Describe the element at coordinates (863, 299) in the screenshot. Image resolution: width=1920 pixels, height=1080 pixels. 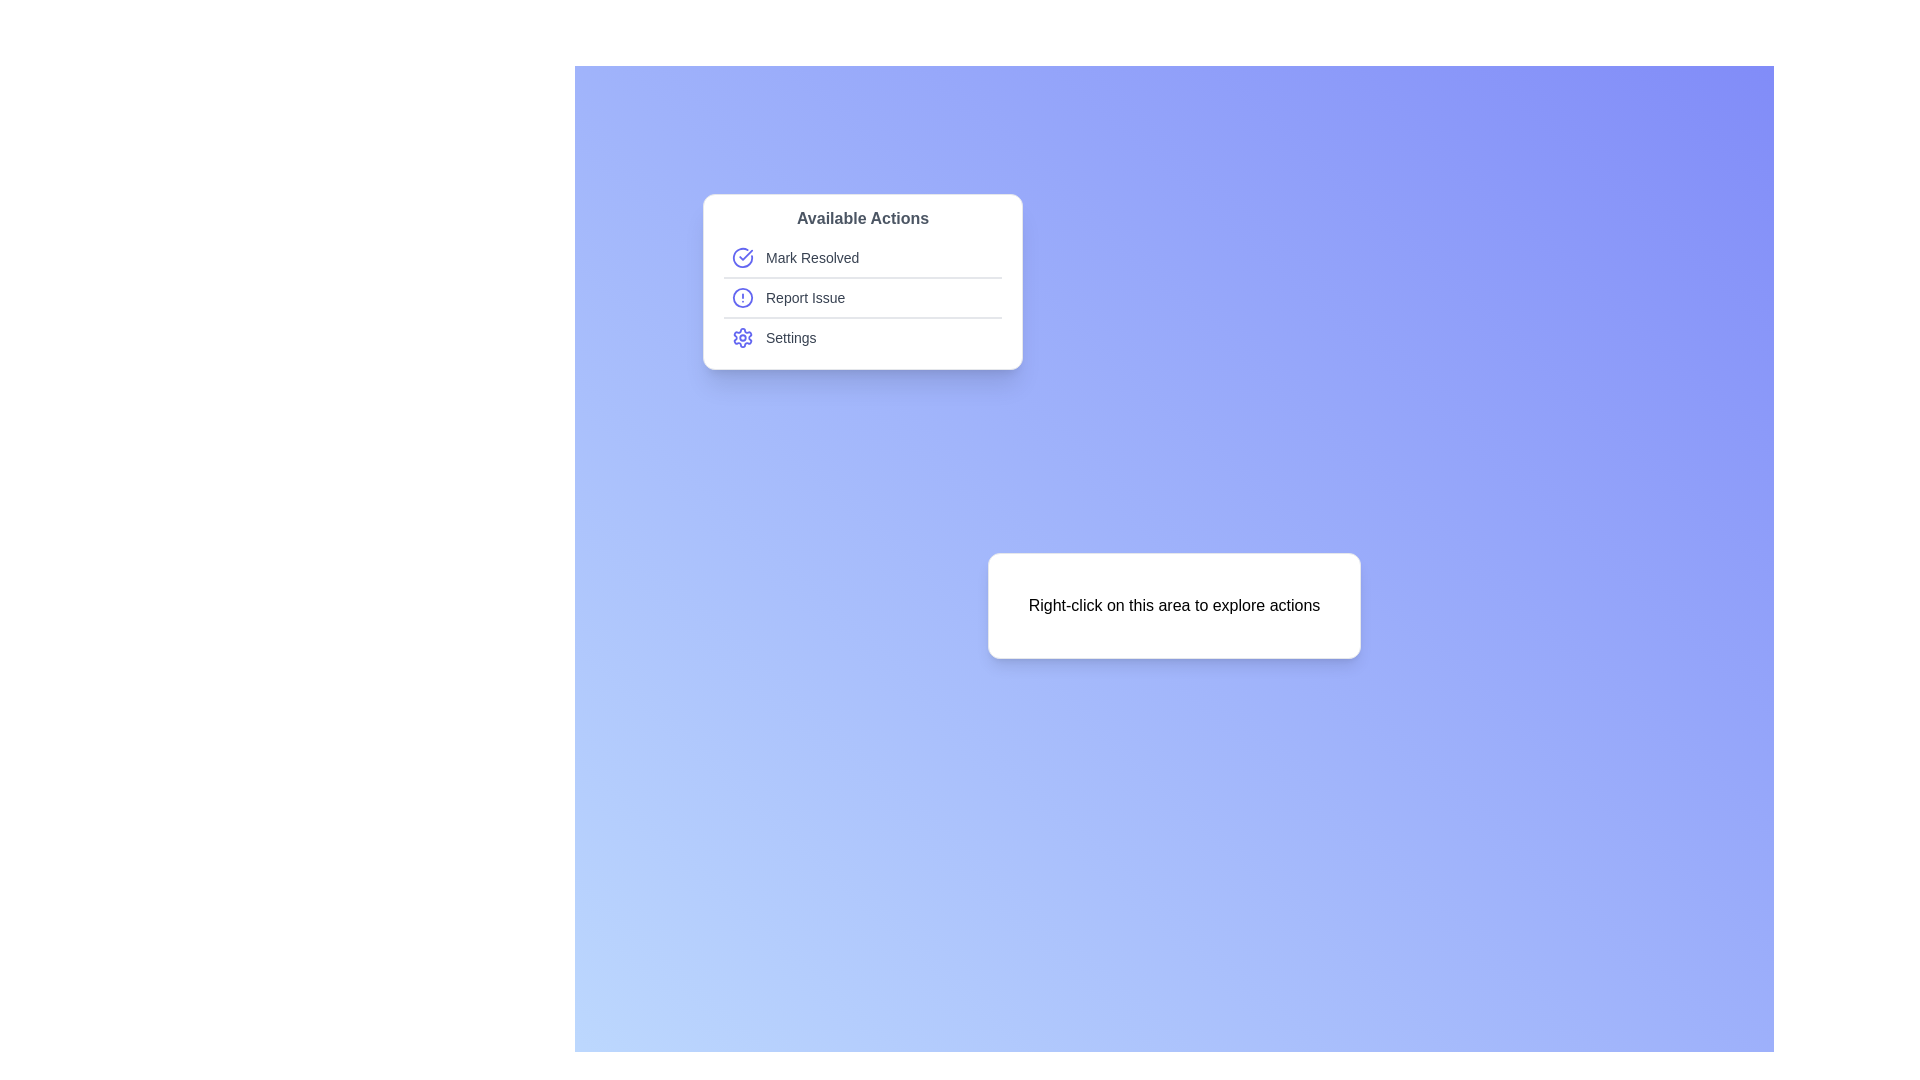
I see `the 'Report Issue' option in the context menu` at that location.